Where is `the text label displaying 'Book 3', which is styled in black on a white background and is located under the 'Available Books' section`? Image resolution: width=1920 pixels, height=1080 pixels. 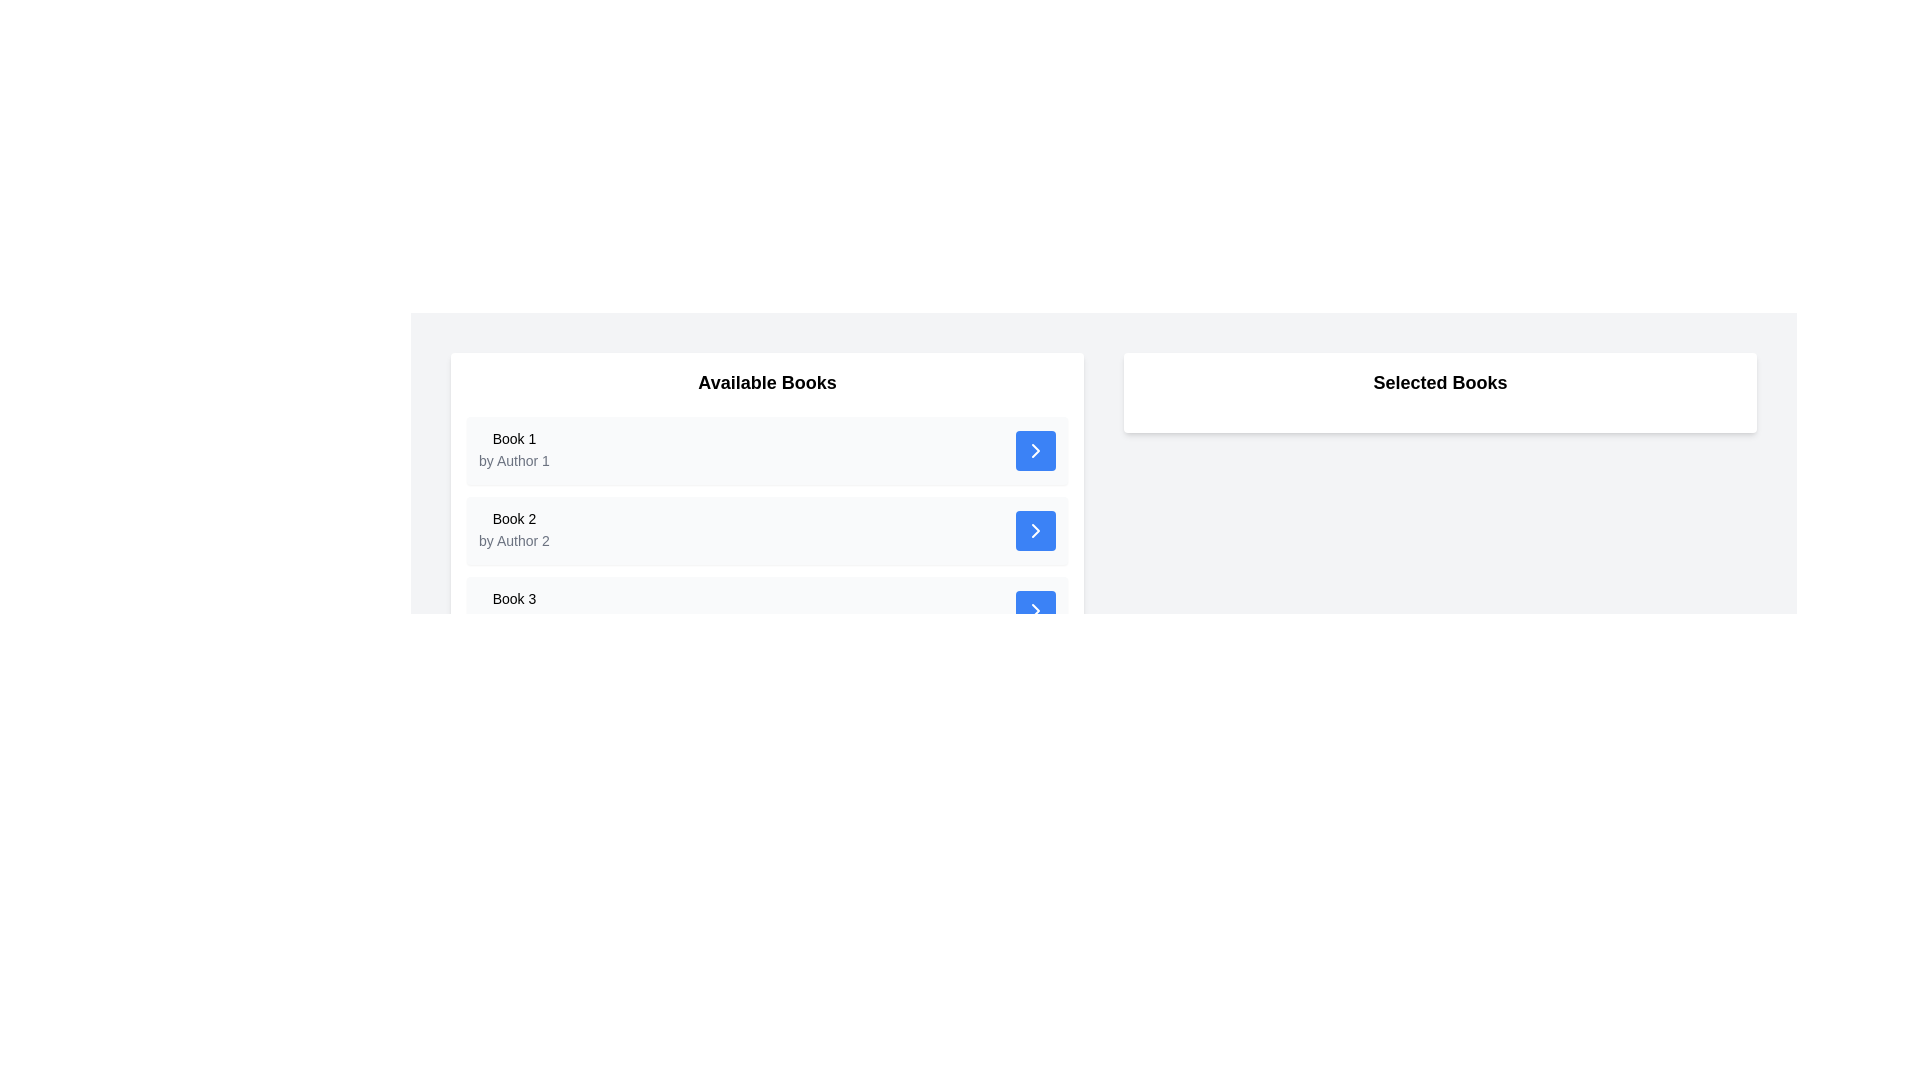
the text label displaying 'Book 3', which is styled in black on a white background and is located under the 'Available Books' section is located at coordinates (514, 597).